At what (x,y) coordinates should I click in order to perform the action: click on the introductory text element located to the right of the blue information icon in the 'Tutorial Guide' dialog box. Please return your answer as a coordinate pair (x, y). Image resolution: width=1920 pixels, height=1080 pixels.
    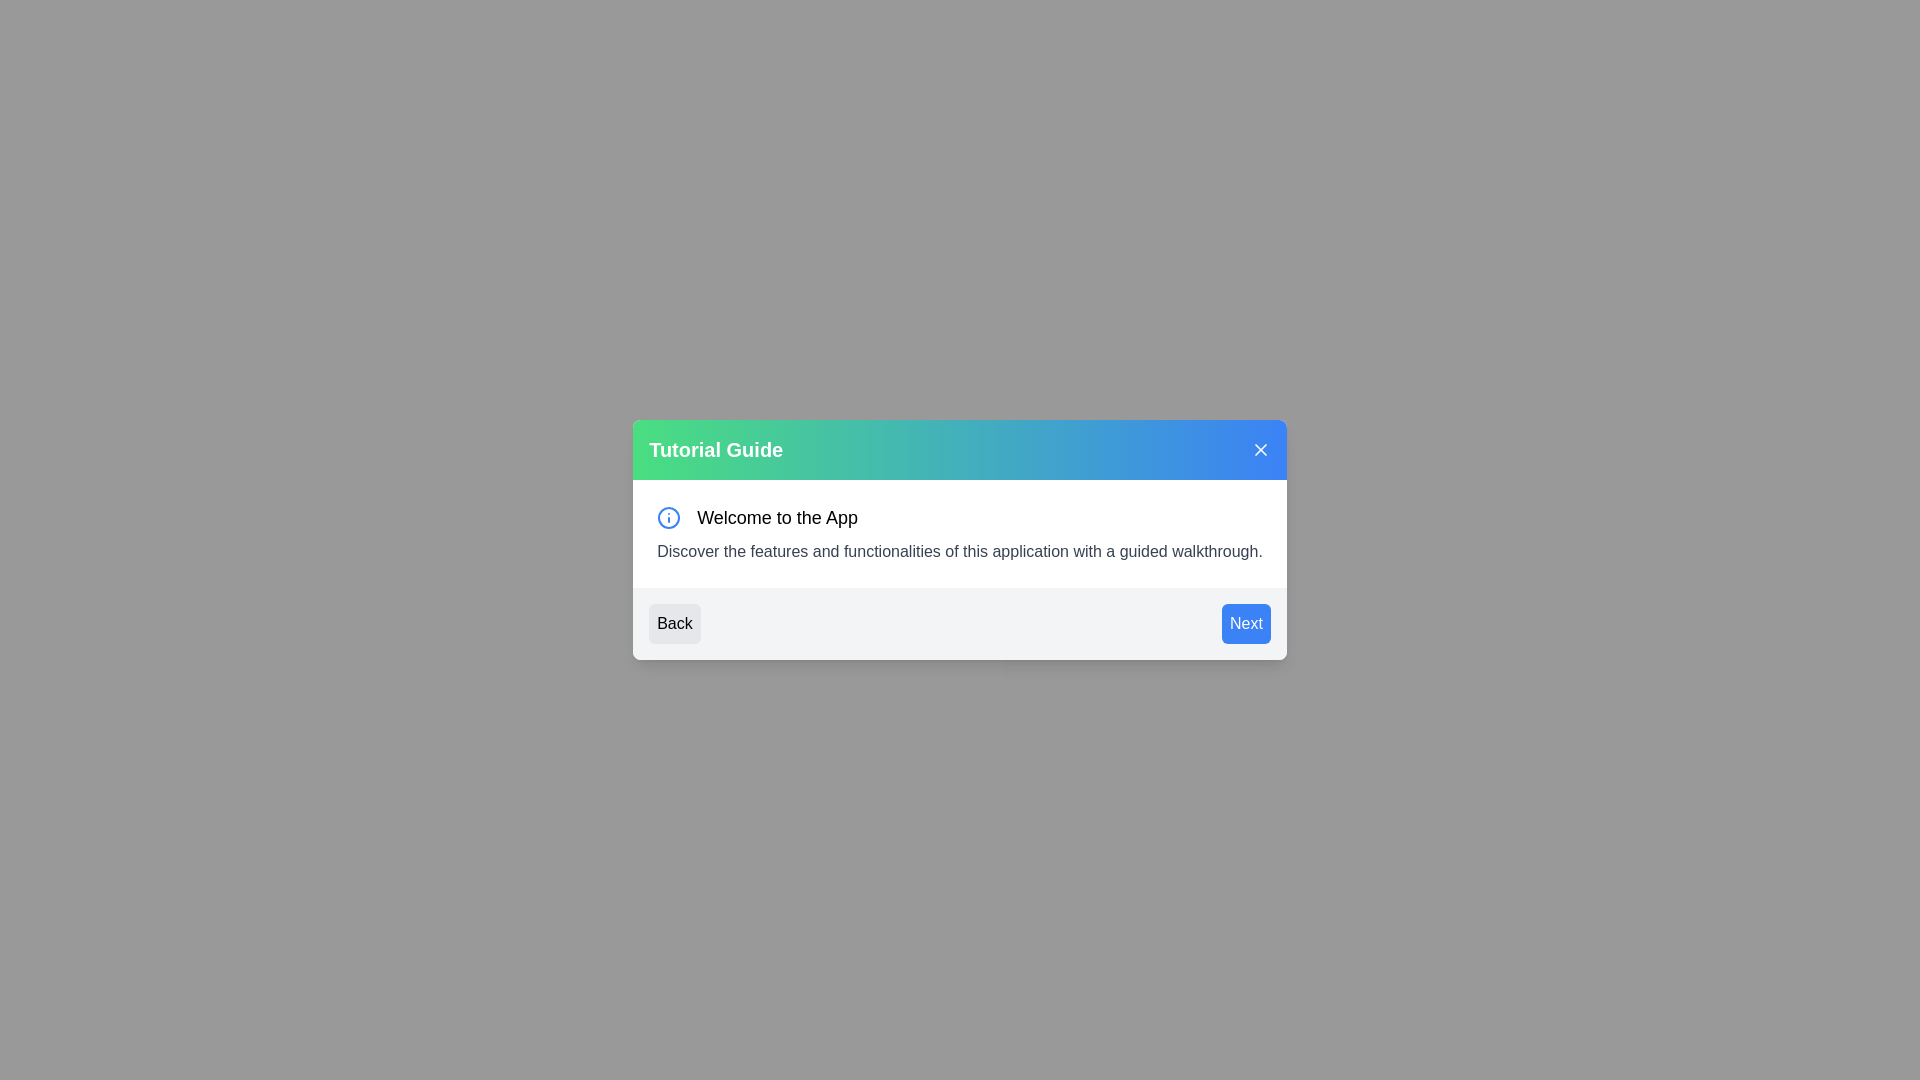
    Looking at the image, I should click on (776, 516).